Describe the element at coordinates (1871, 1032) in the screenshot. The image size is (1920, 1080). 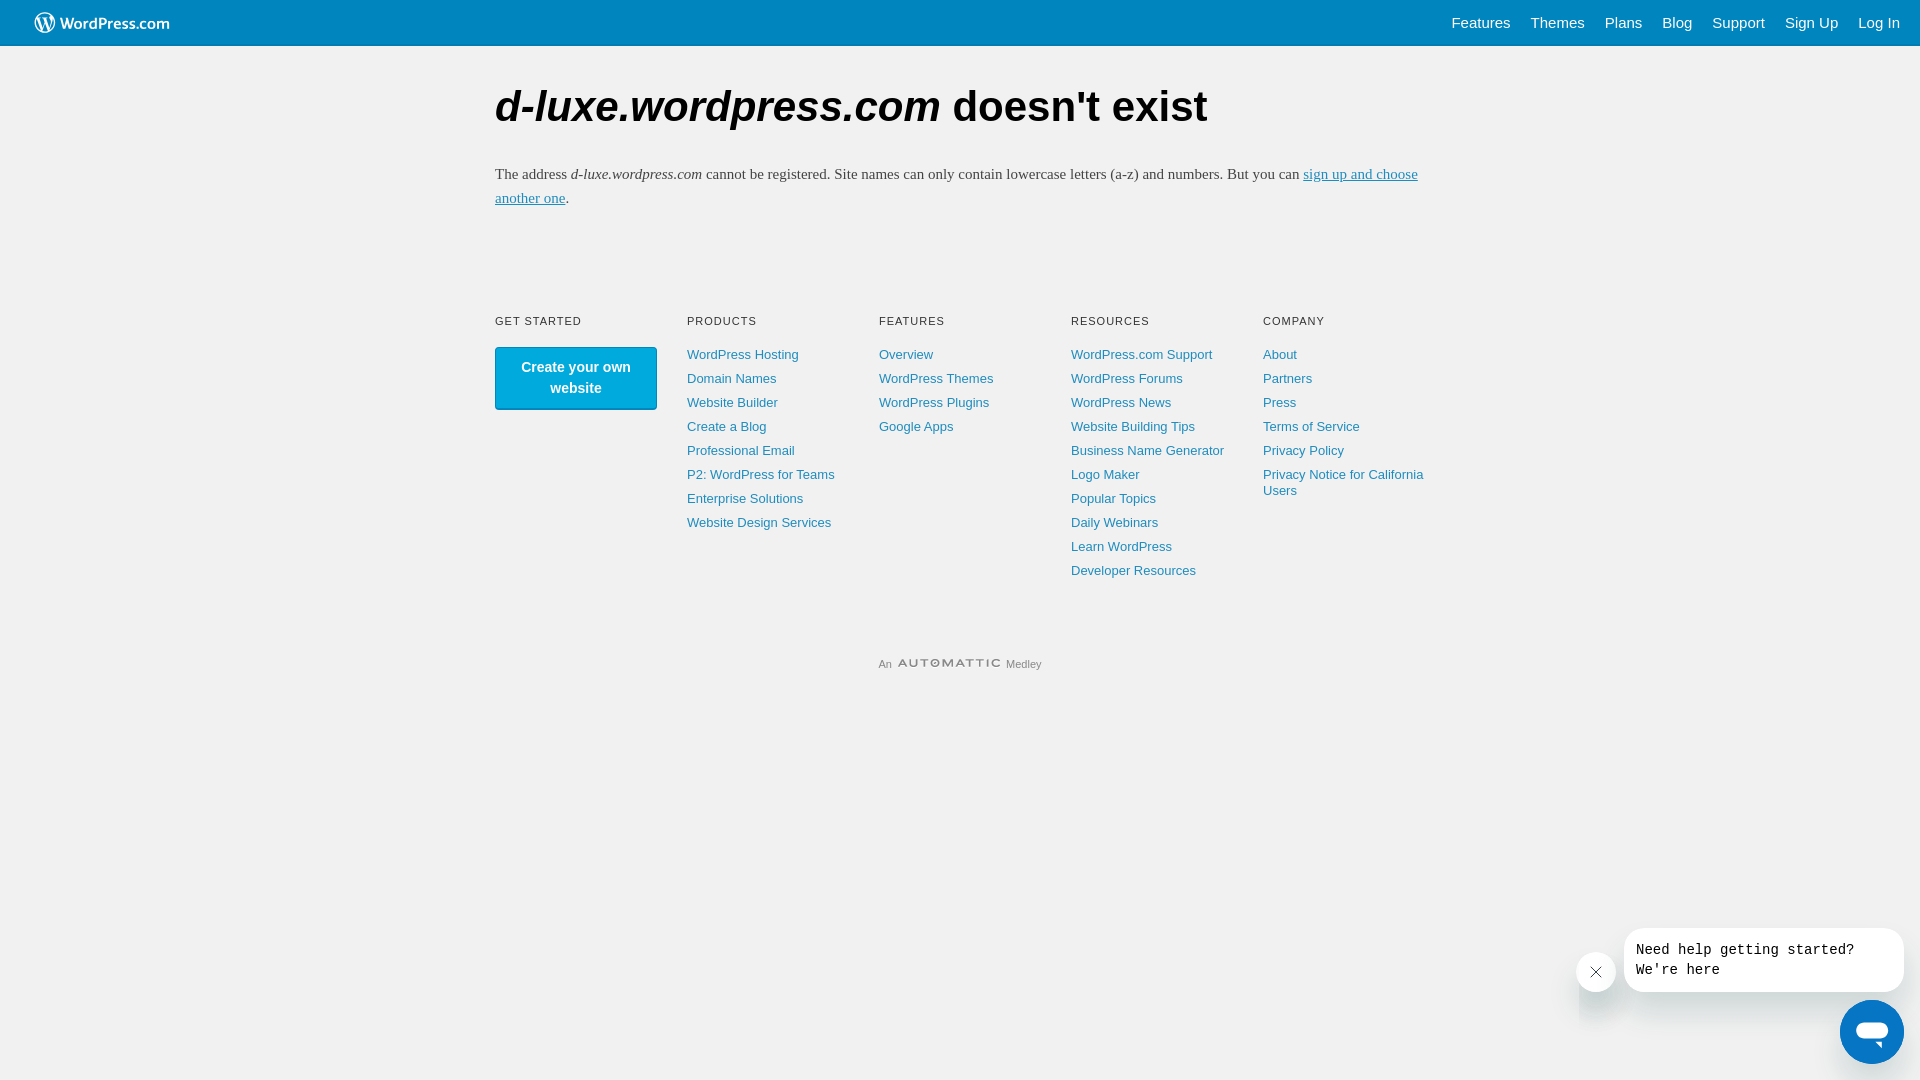
I see `'Button to launch messaging window'` at that location.